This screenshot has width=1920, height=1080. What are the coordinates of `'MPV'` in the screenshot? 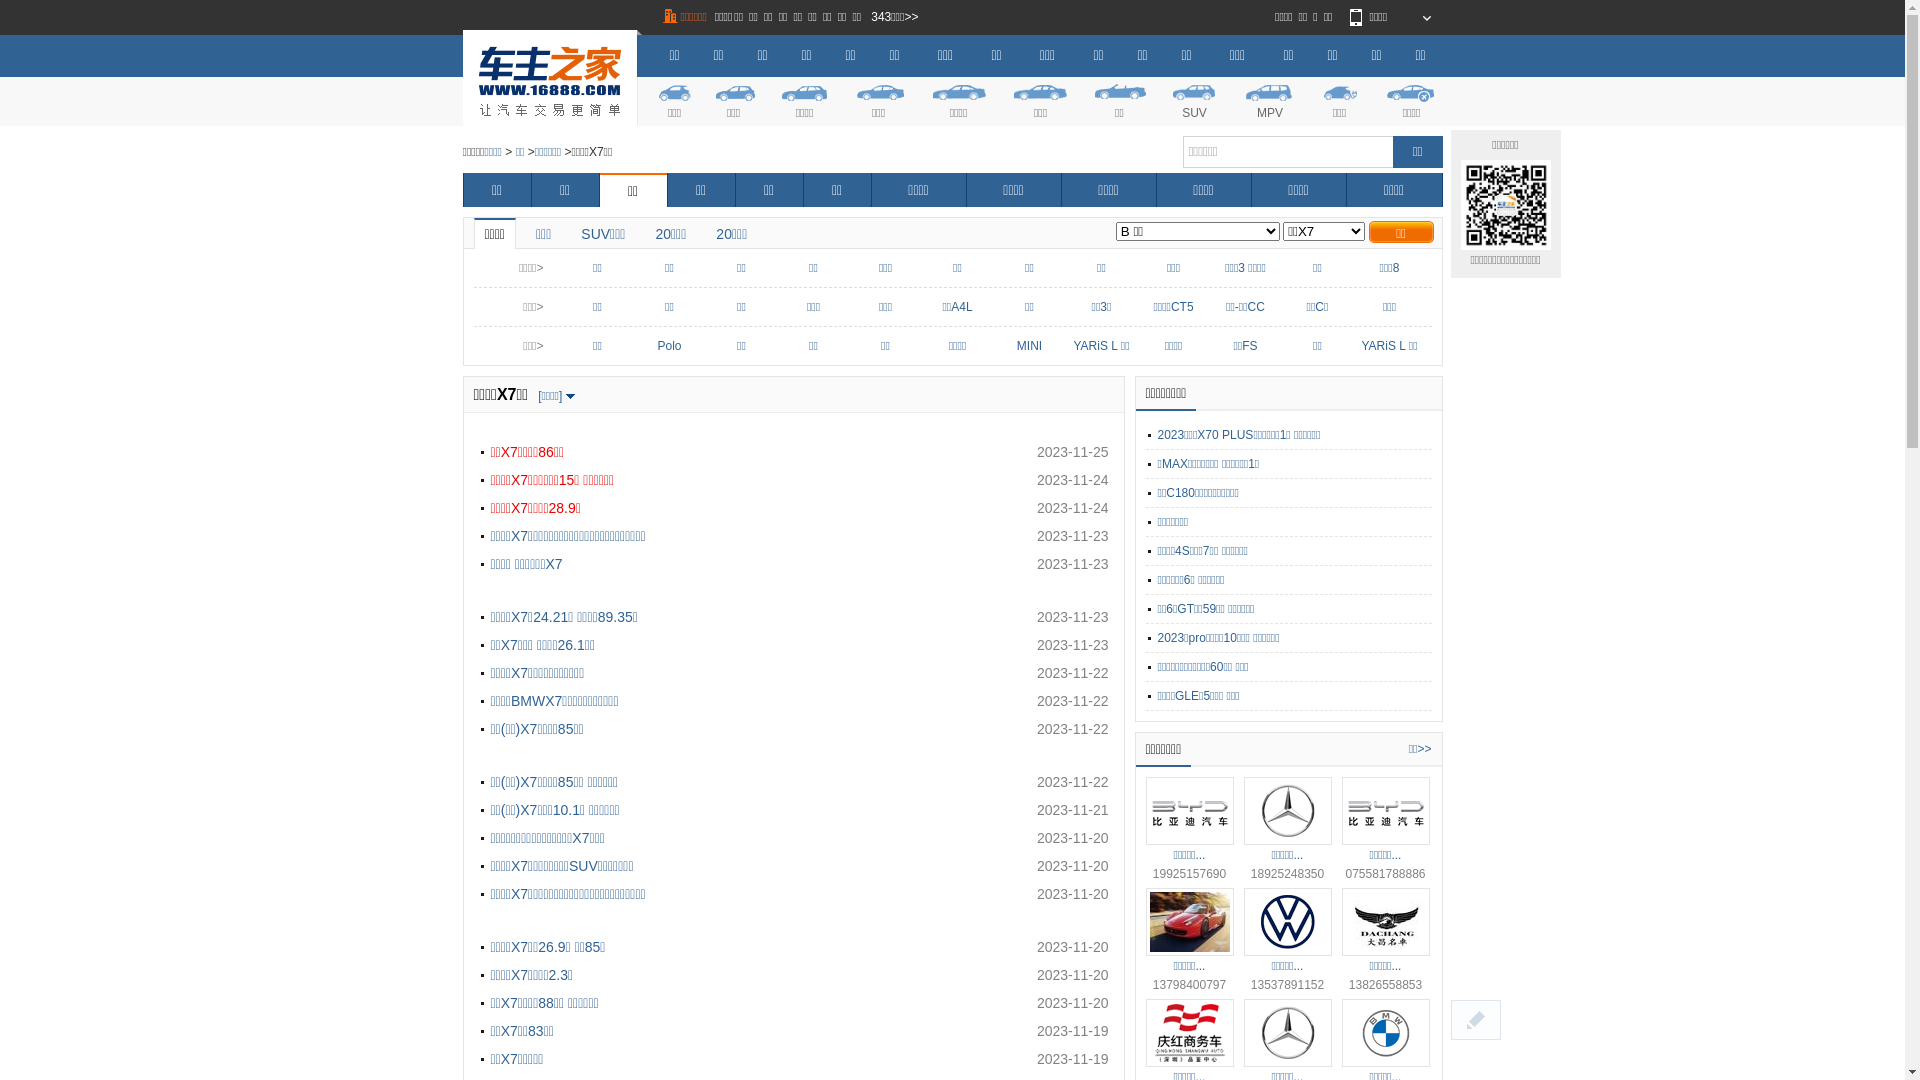 It's located at (1268, 99).